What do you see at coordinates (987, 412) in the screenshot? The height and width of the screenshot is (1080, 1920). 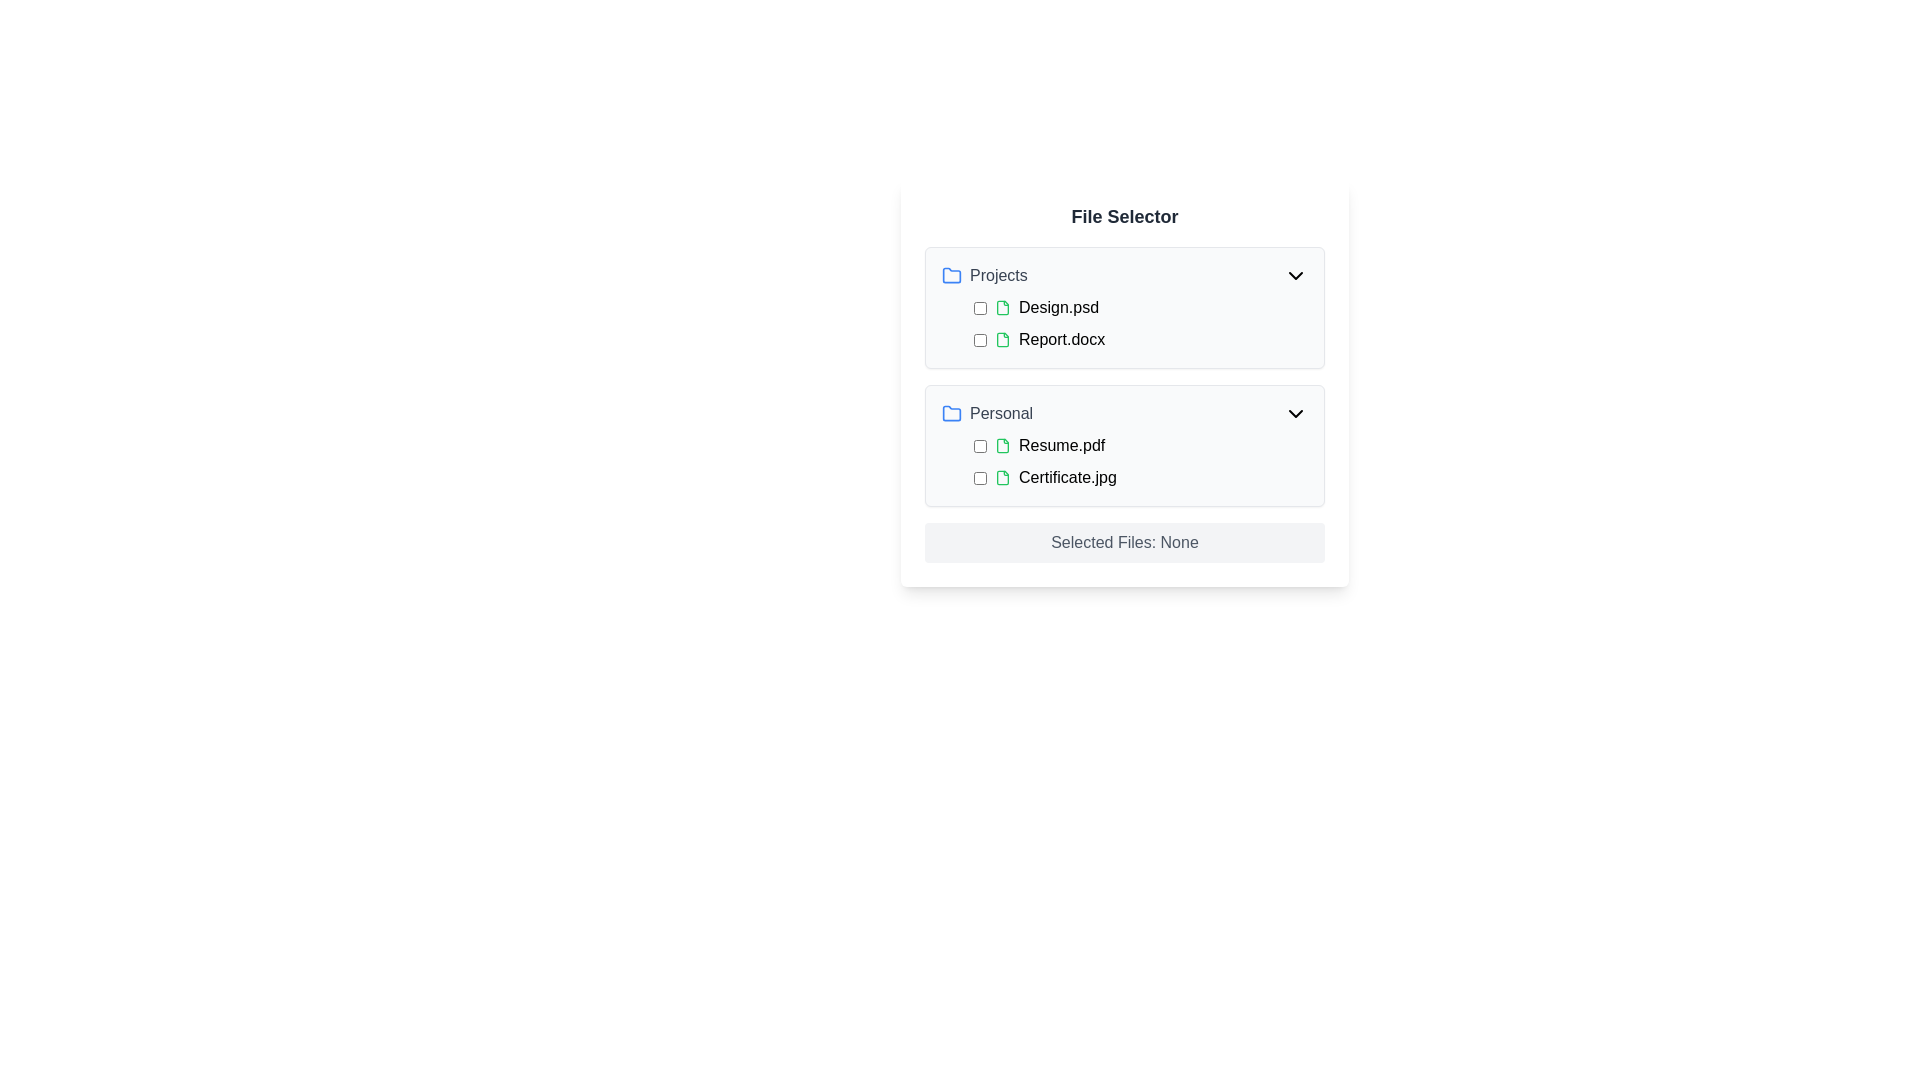 I see `to select the 'Personal' folder icon and label, which consists of the text 'Personal' and a blue folder icon, located in the second group of the list sections` at bounding box center [987, 412].